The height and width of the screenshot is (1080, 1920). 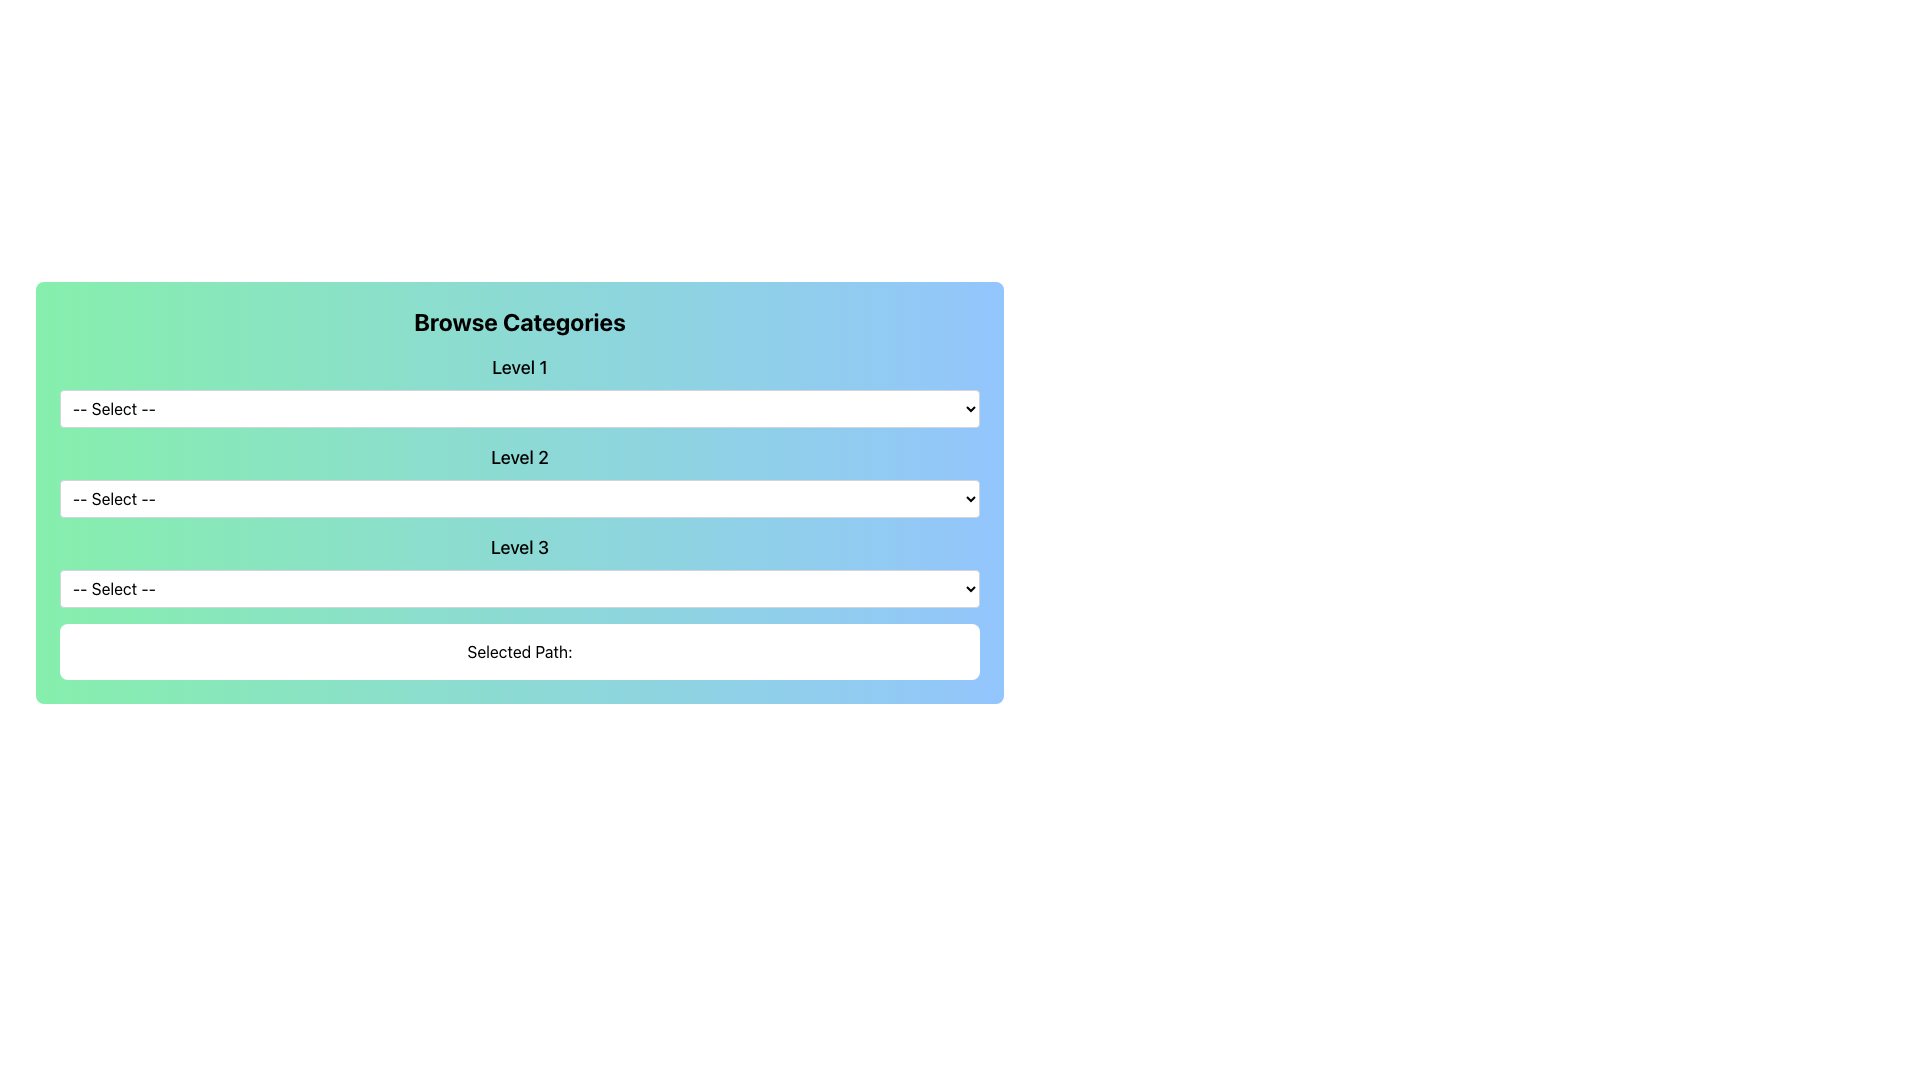 What do you see at coordinates (519, 458) in the screenshot?
I see `the text label displaying 'Level 2' to check for potential tooltips` at bounding box center [519, 458].